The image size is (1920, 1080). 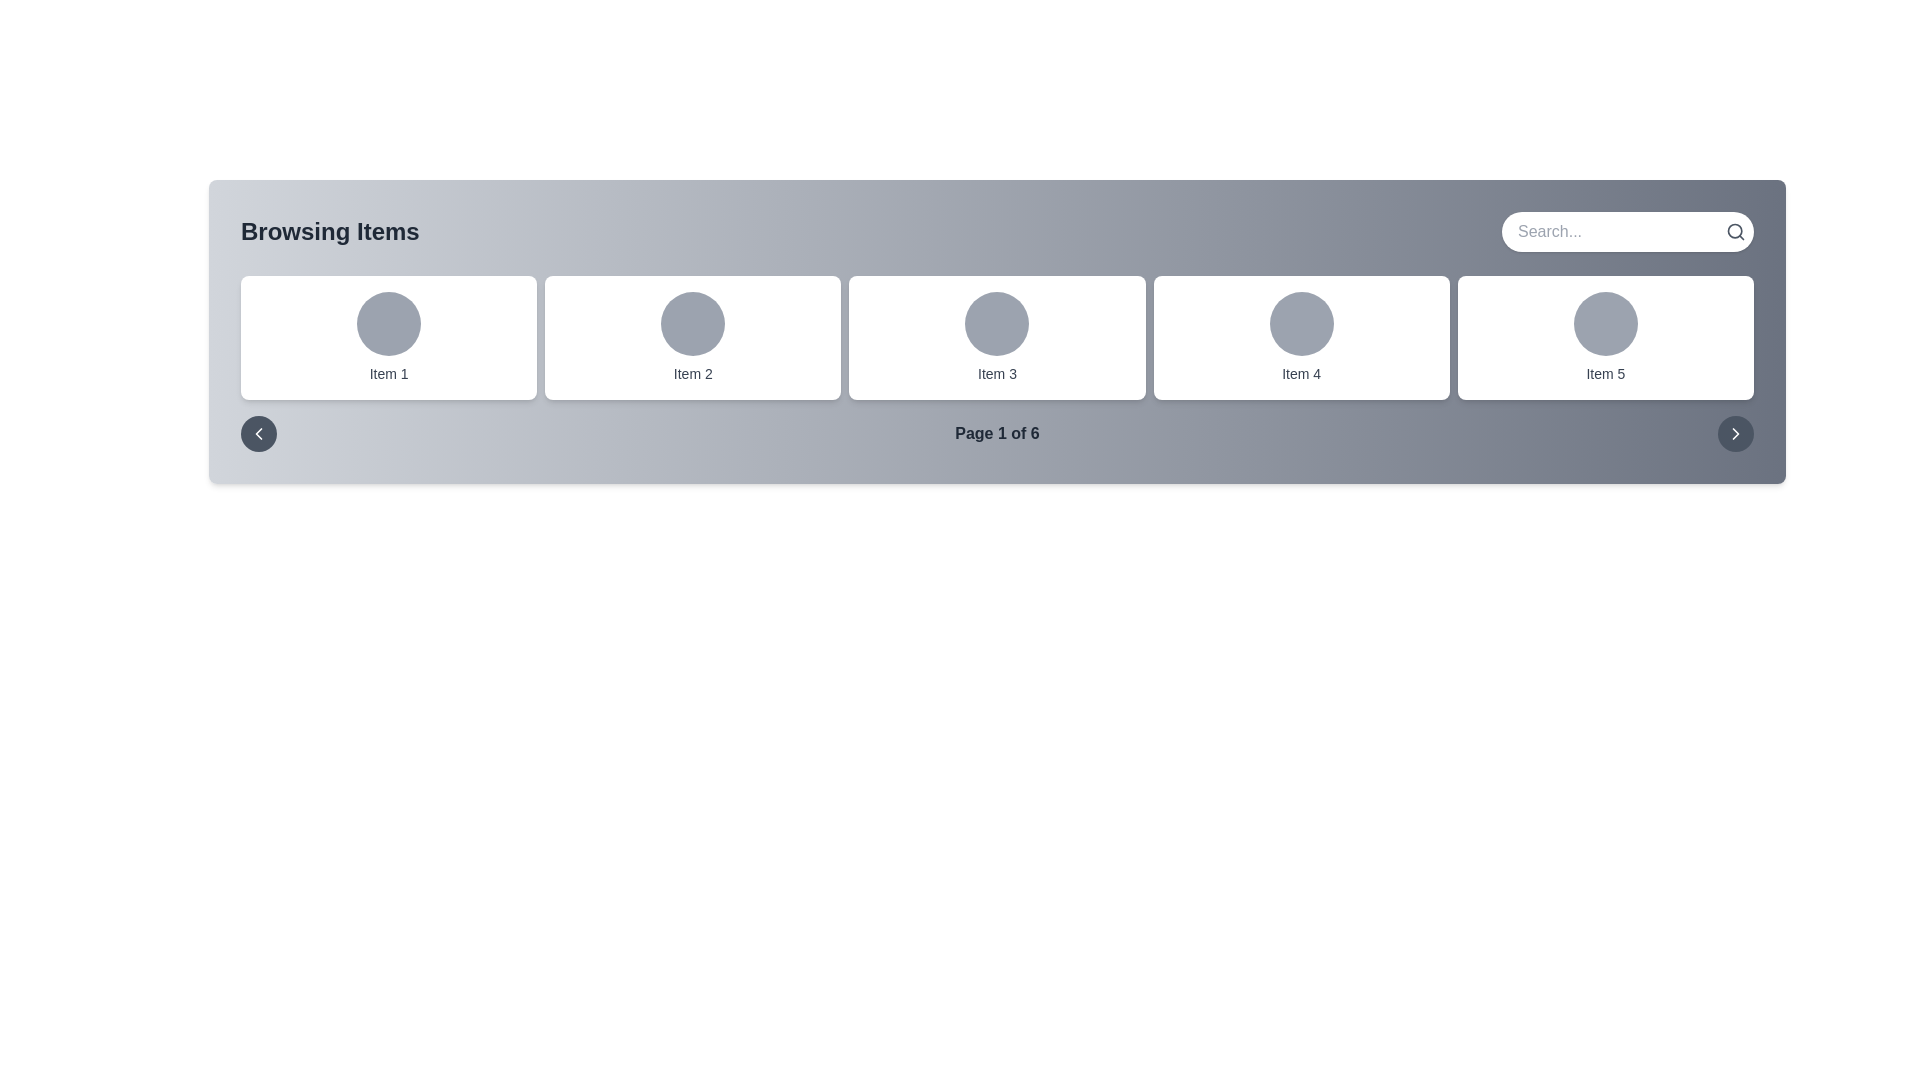 I want to click on the Static Text Label that serves as a title for the associated card component, positioned under a circular icon in a horizontally aligned list, so click(x=693, y=374).